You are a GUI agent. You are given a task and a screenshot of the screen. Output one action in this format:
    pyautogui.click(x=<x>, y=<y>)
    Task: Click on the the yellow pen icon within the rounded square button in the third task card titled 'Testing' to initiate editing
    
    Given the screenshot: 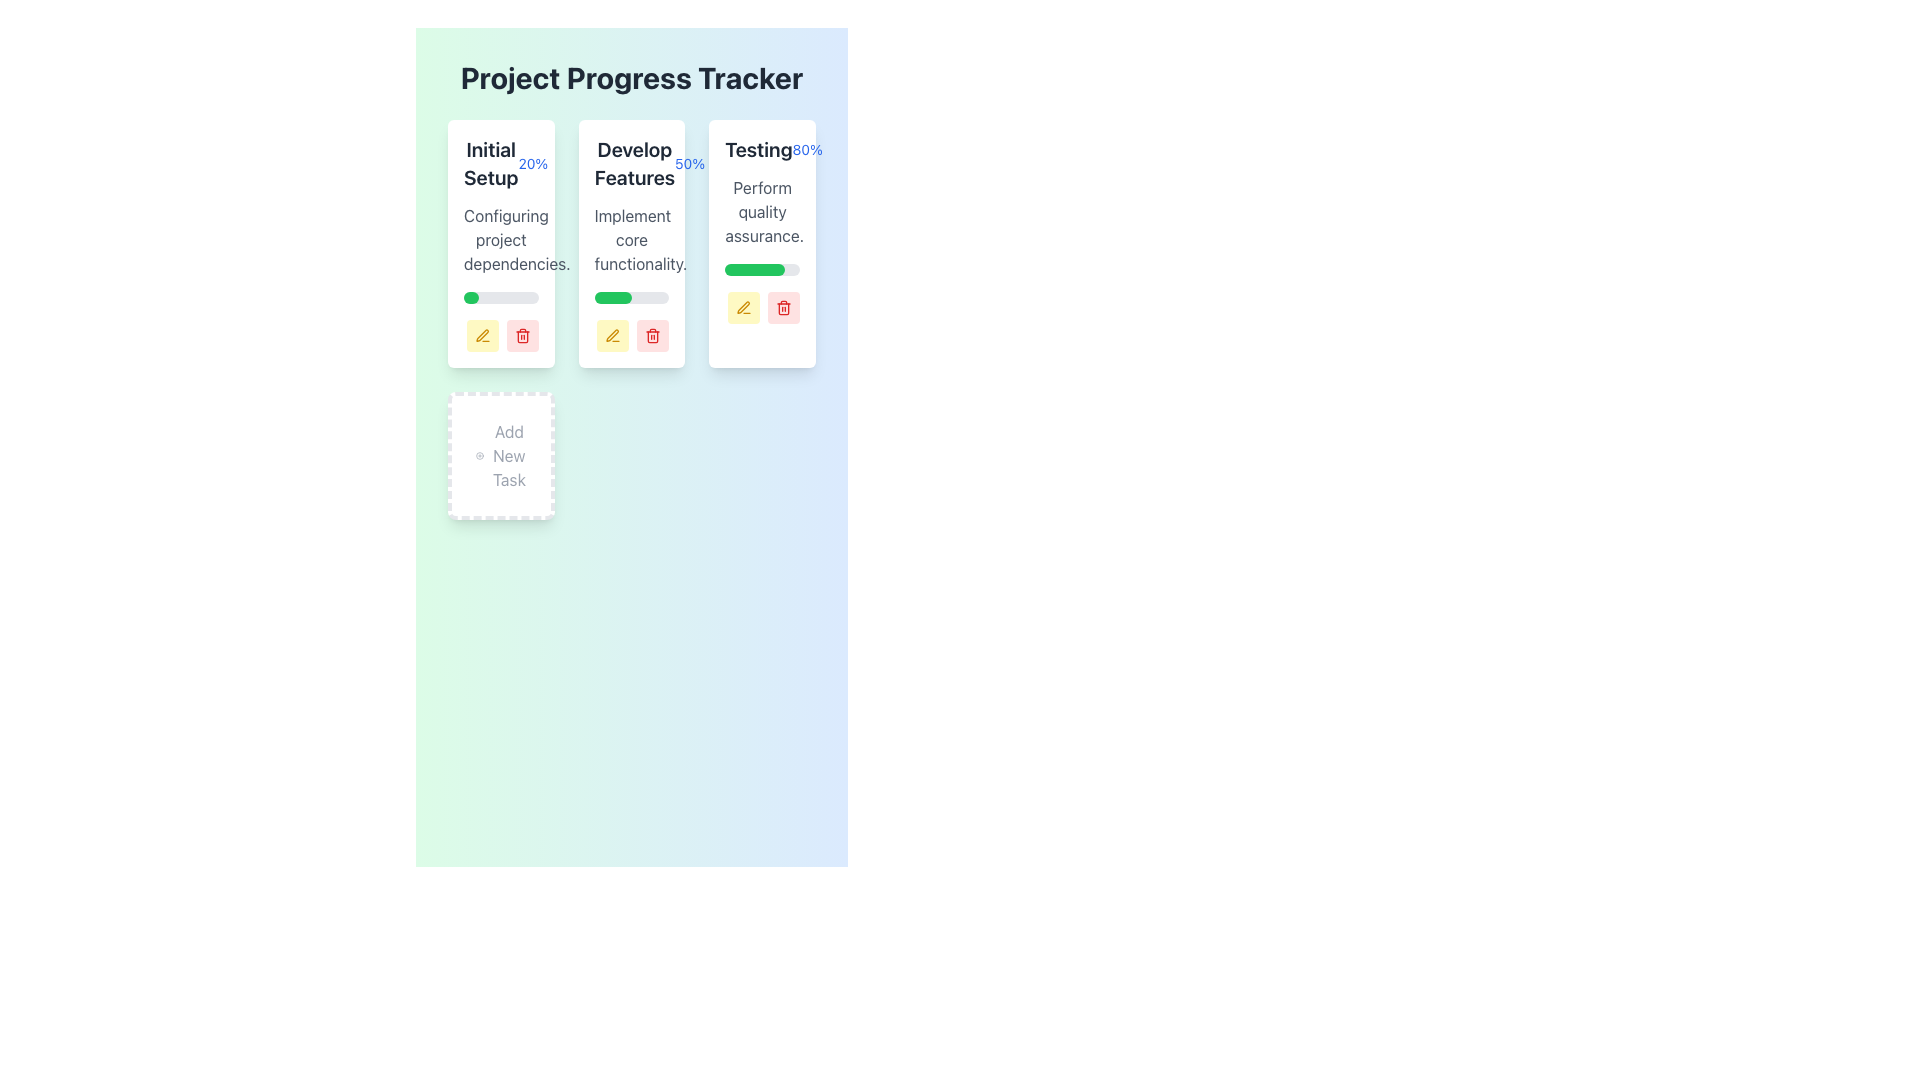 What is the action you would take?
    pyautogui.click(x=612, y=334)
    